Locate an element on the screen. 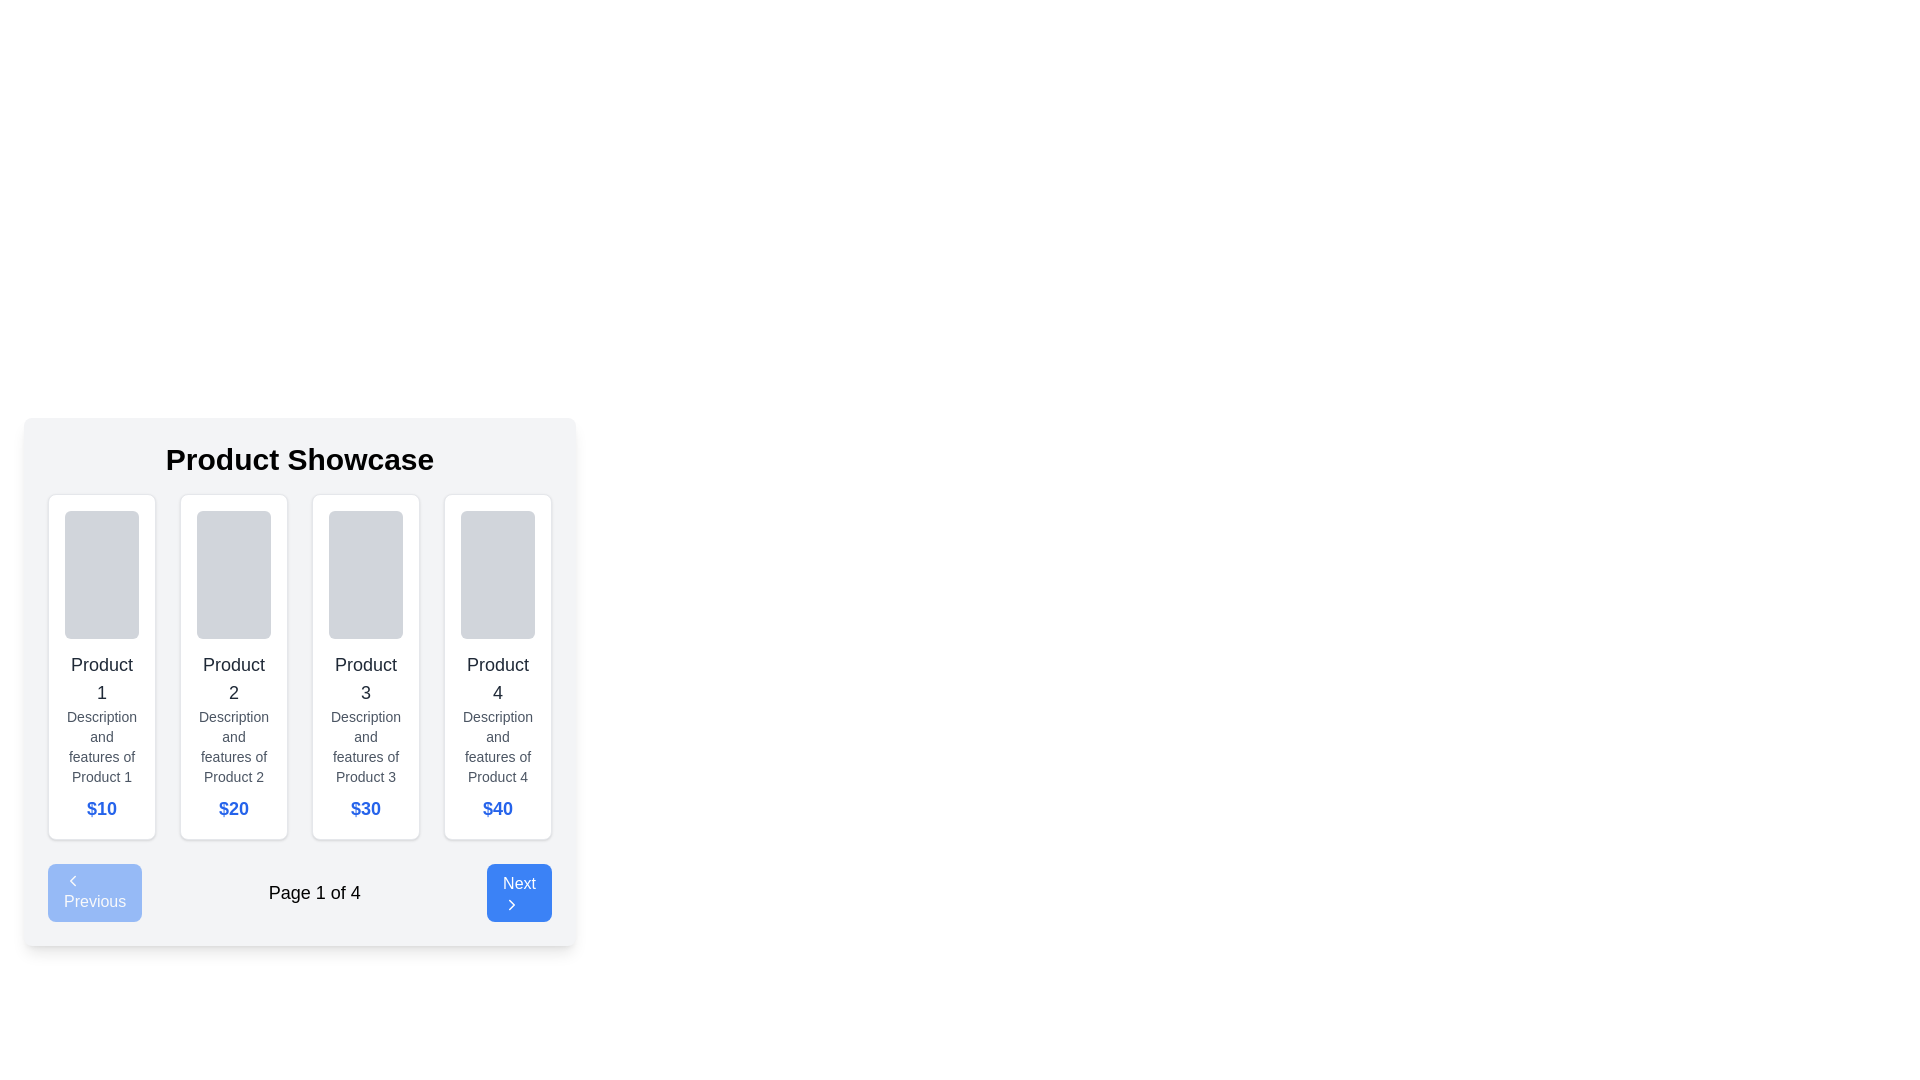  the 'Next' button located at the bottom-right corner of the product showcase interface to proceed or advance is located at coordinates (512, 905).